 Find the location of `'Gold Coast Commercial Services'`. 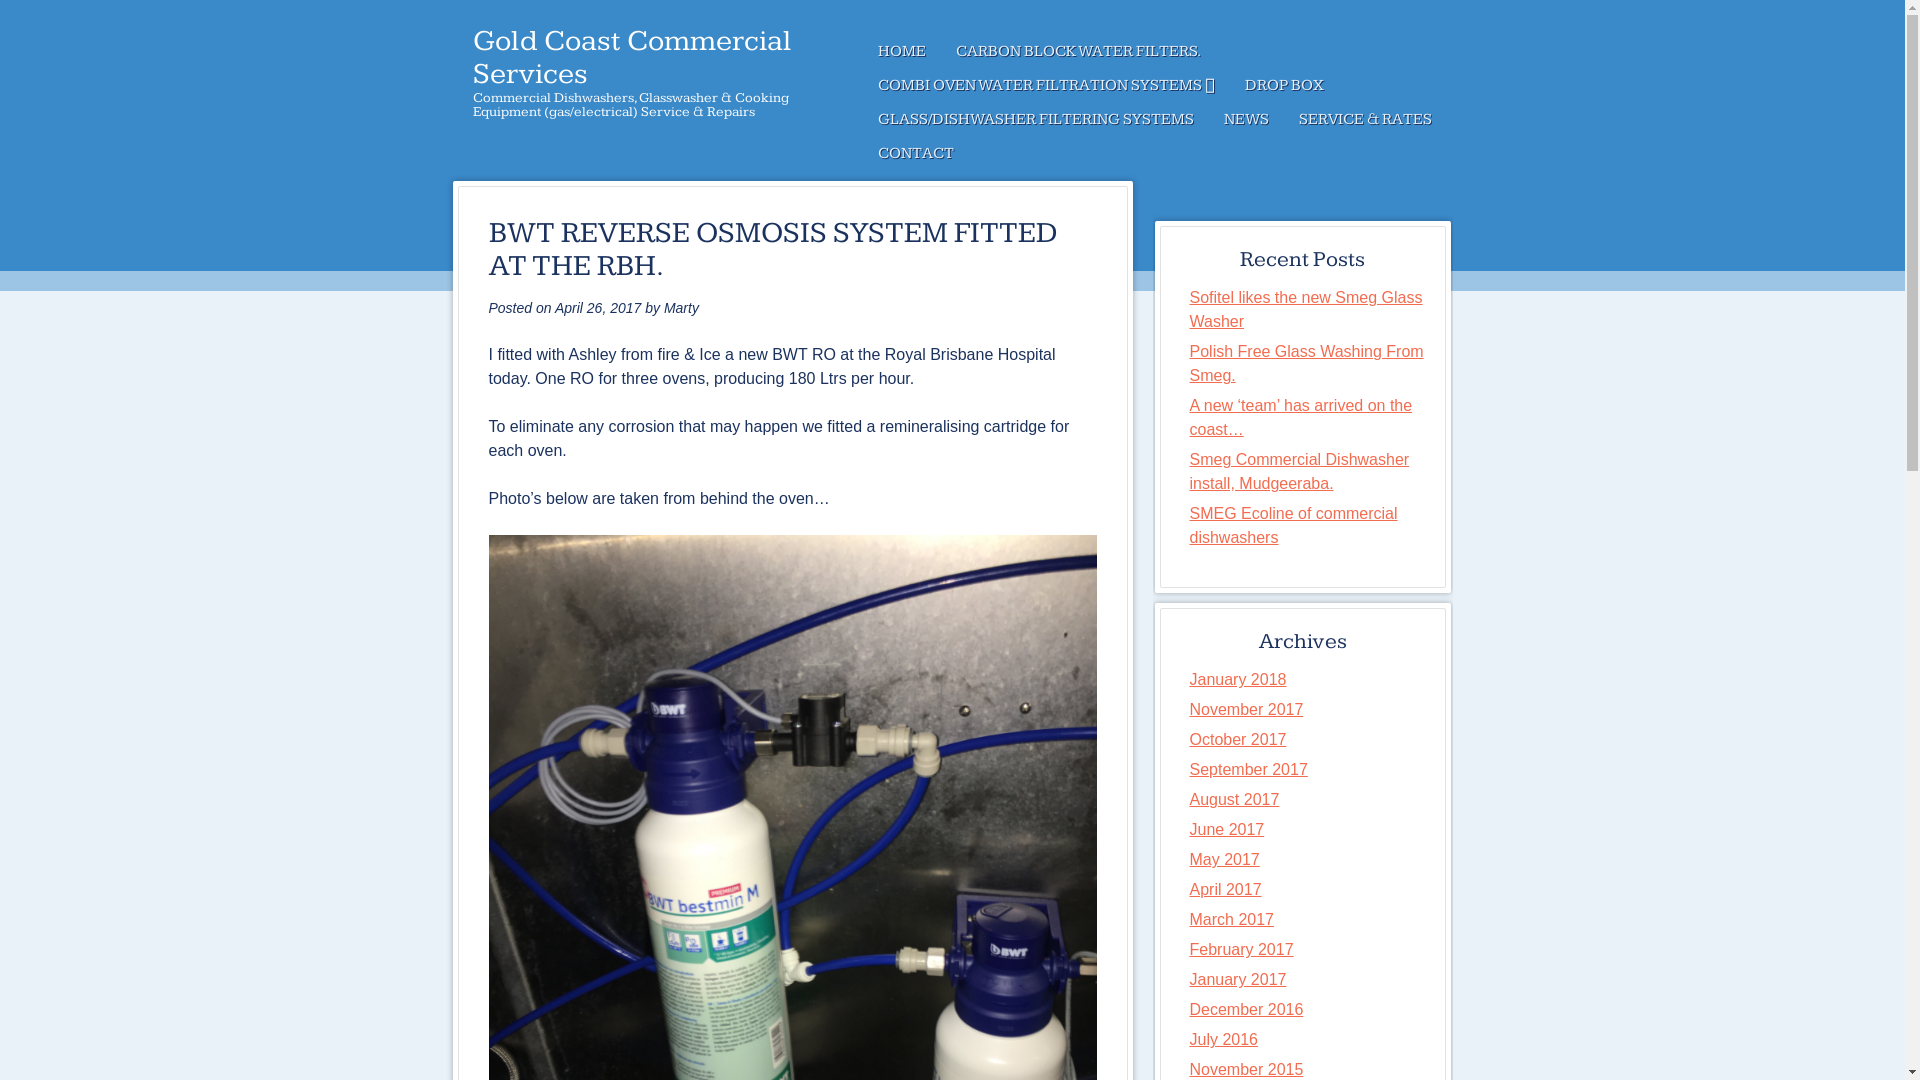

'Gold Coast Commercial Services' is located at coordinates (630, 56).